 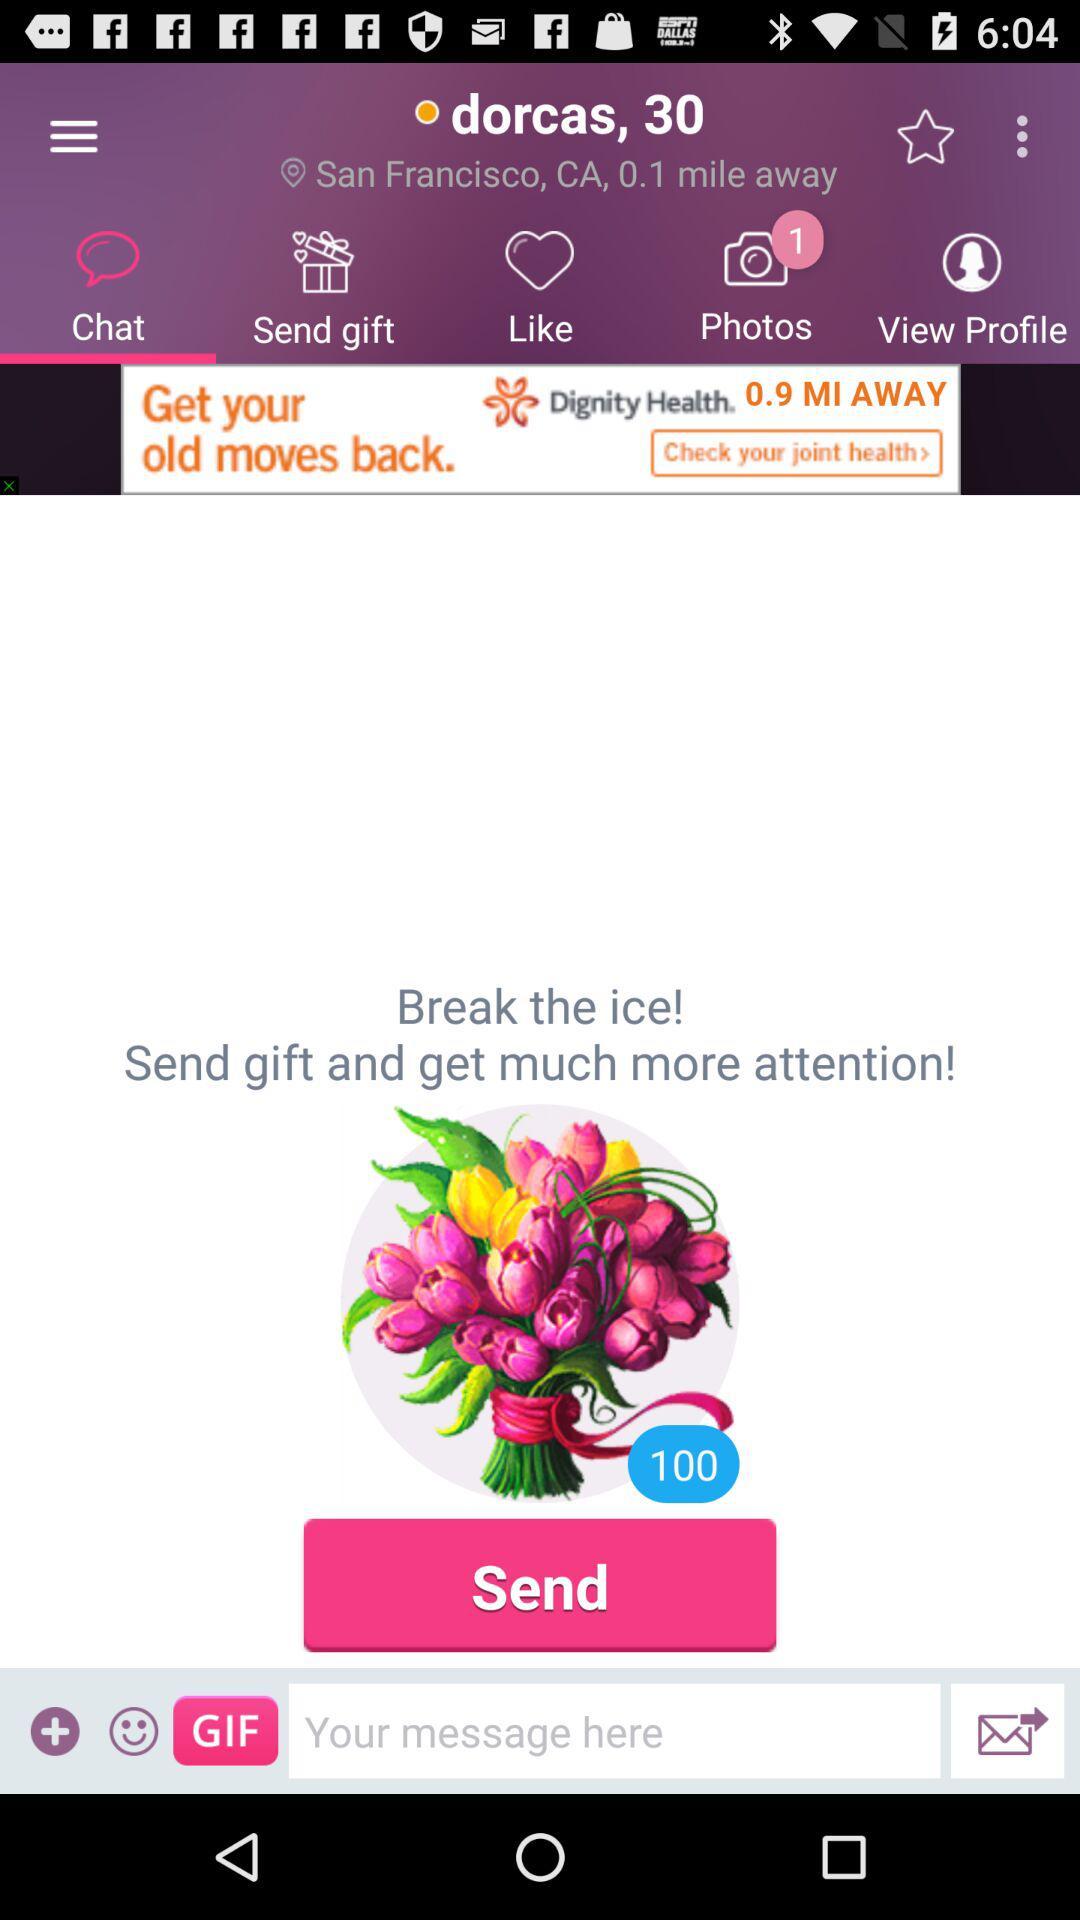 I want to click on the item to the left of the send gift, so click(x=72, y=135).